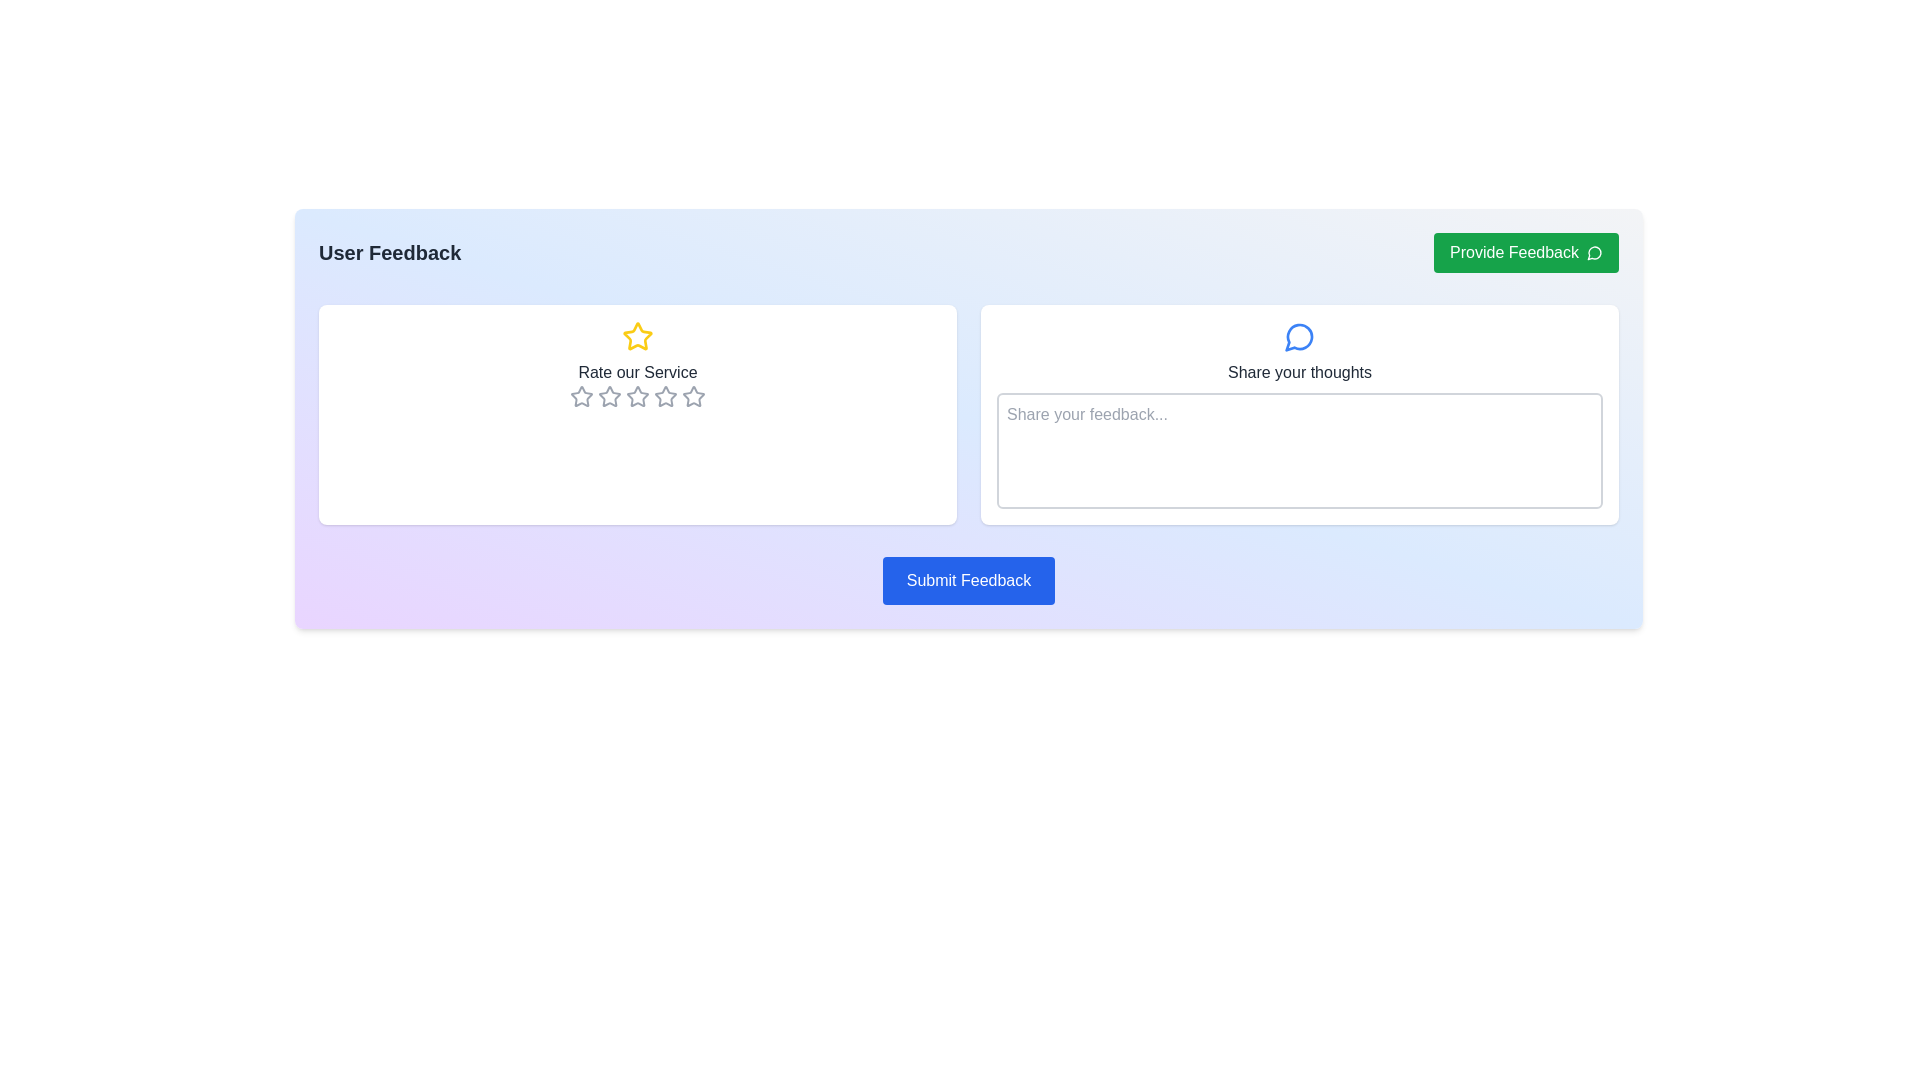 The width and height of the screenshot is (1920, 1080). What do you see at coordinates (637, 396) in the screenshot?
I see `the second star icon from the left in the 5-star rating system` at bounding box center [637, 396].